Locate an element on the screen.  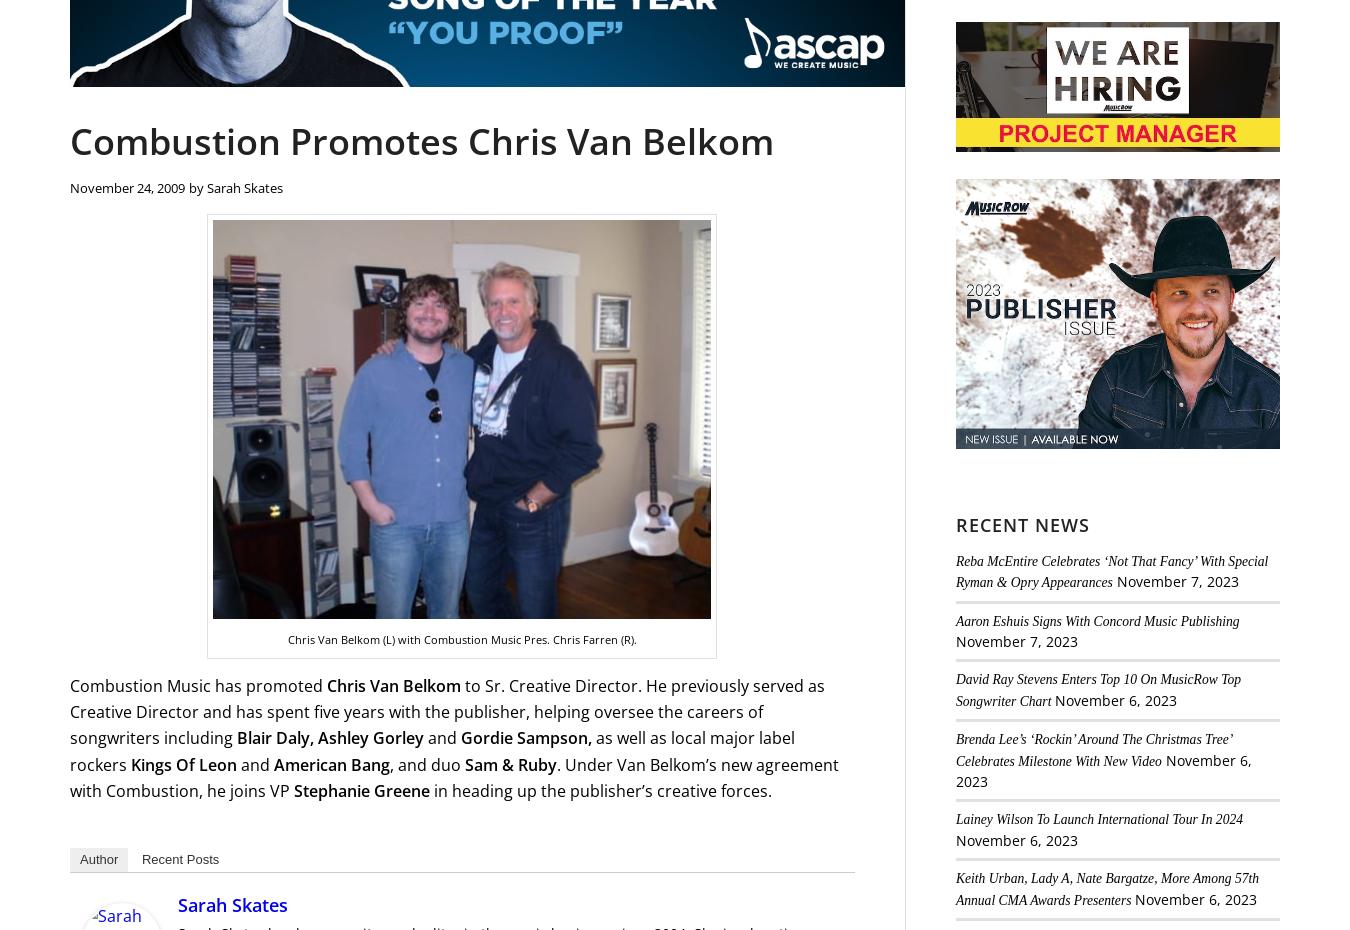
'by' is located at coordinates (198, 186).